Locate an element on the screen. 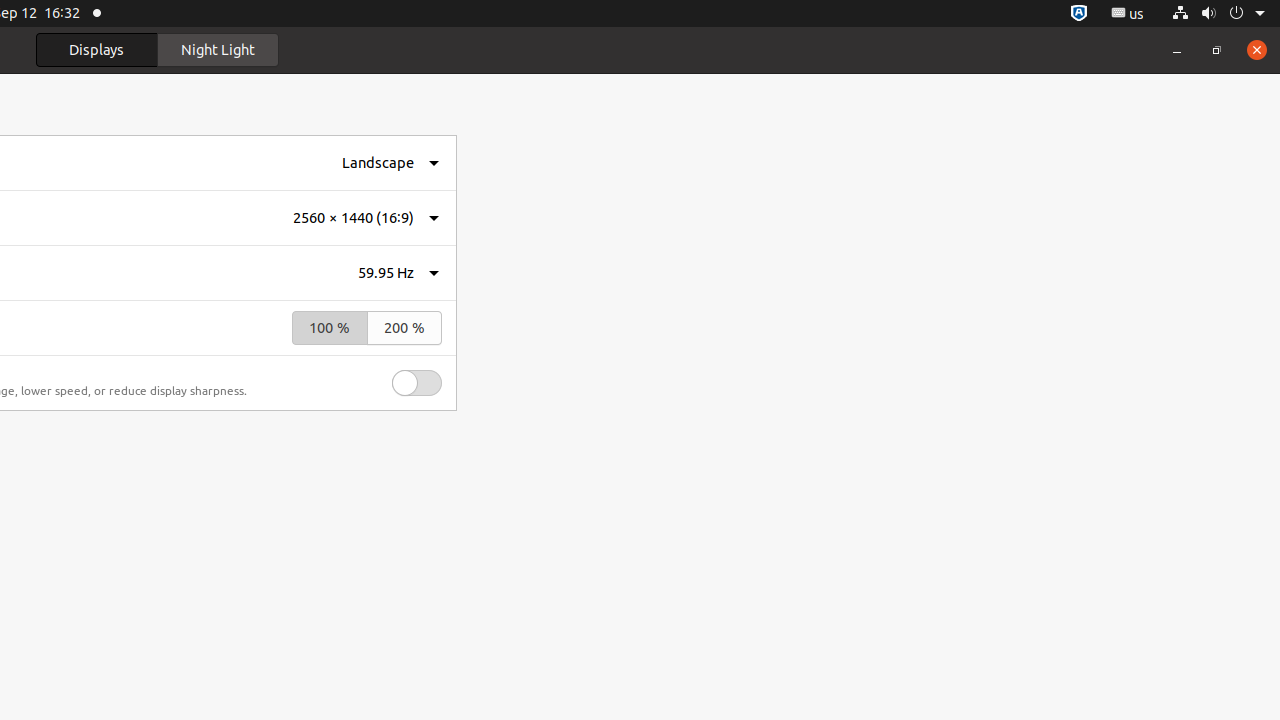  'Landscape' is located at coordinates (377, 161).